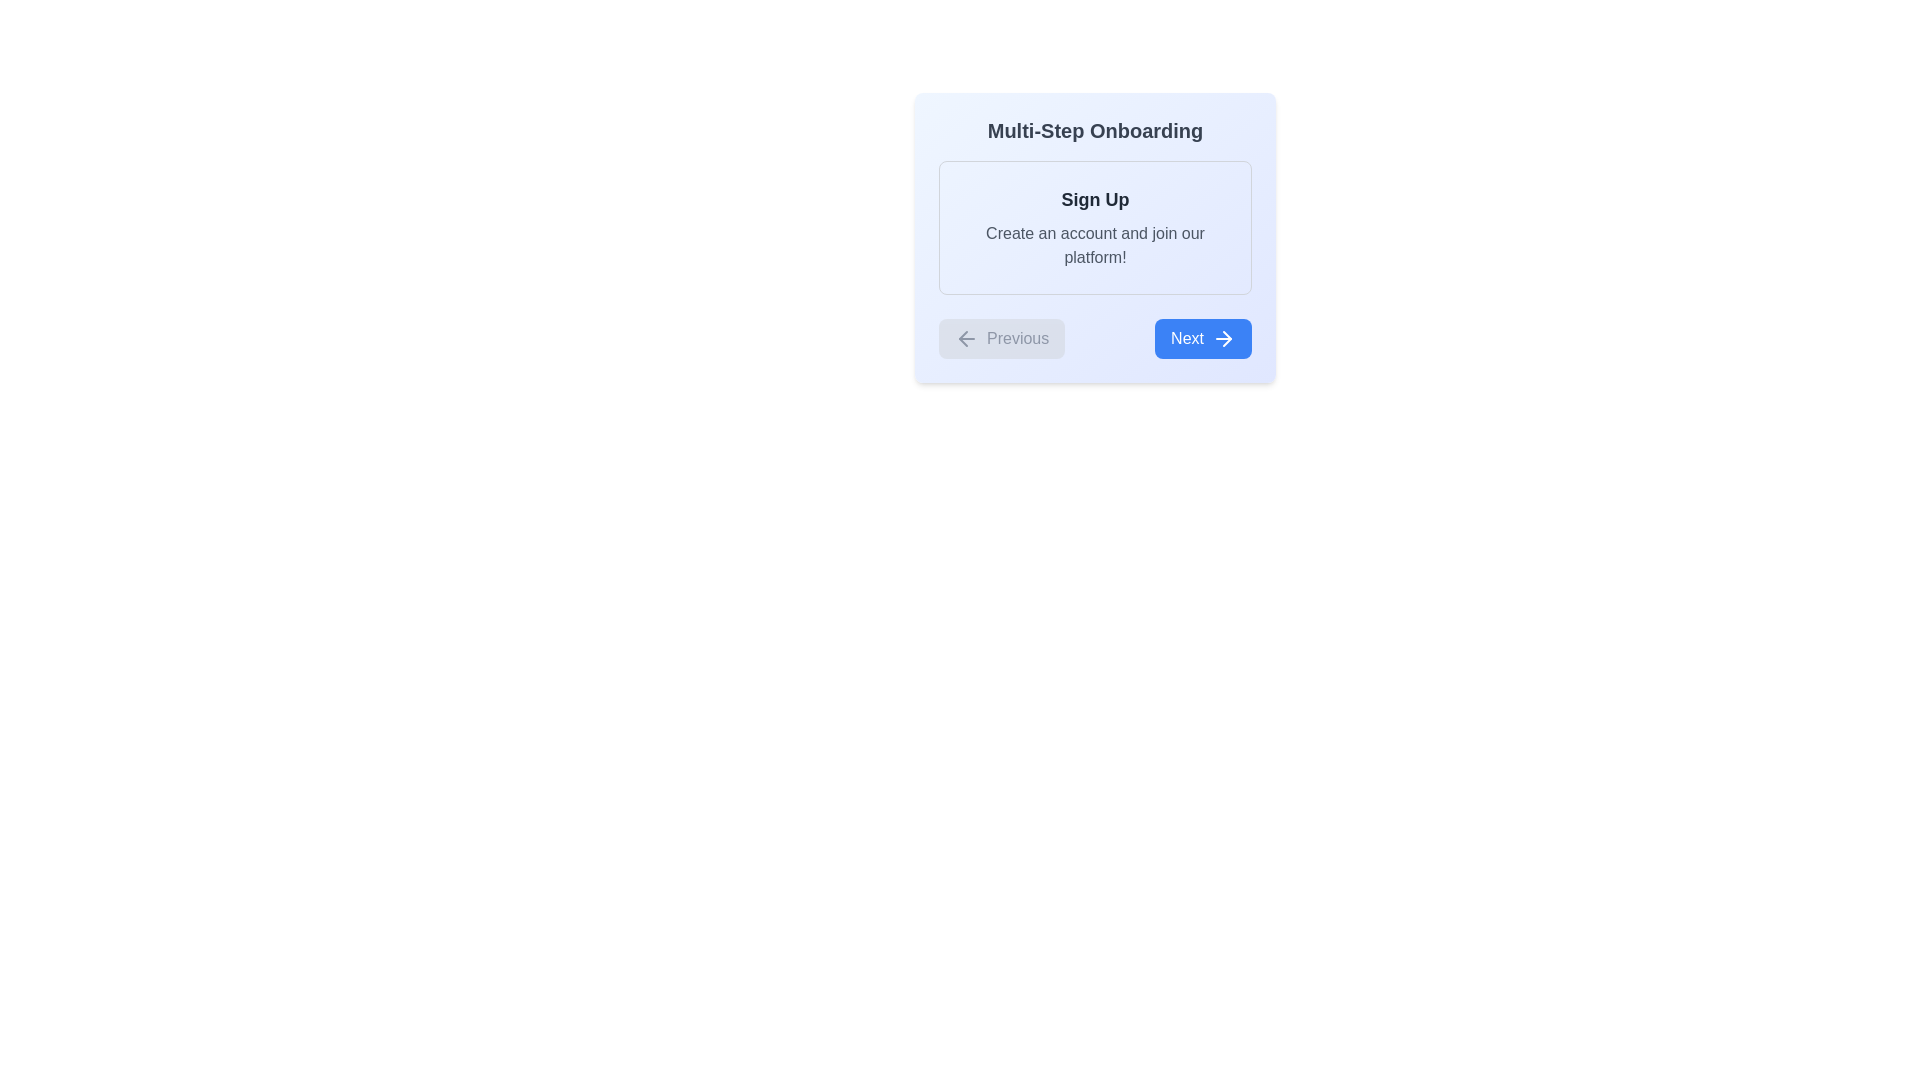 This screenshot has height=1080, width=1920. I want to click on the arrow icon located on the far-right side of the blue 'Next' button to proceed to the next step, so click(1223, 338).